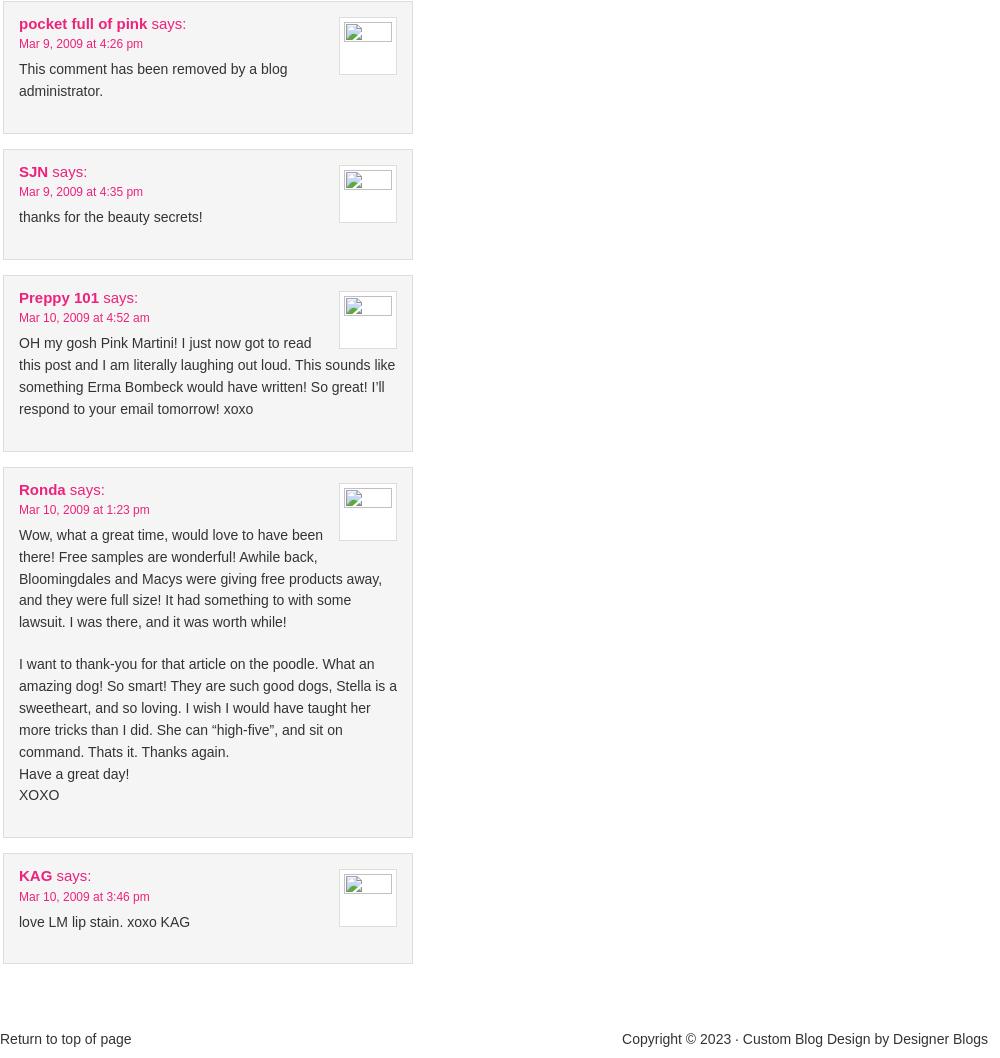 The width and height of the screenshot is (1000, 1058). I want to click on 'Mar 10, 2009 at 1:23 pm', so click(83, 508).